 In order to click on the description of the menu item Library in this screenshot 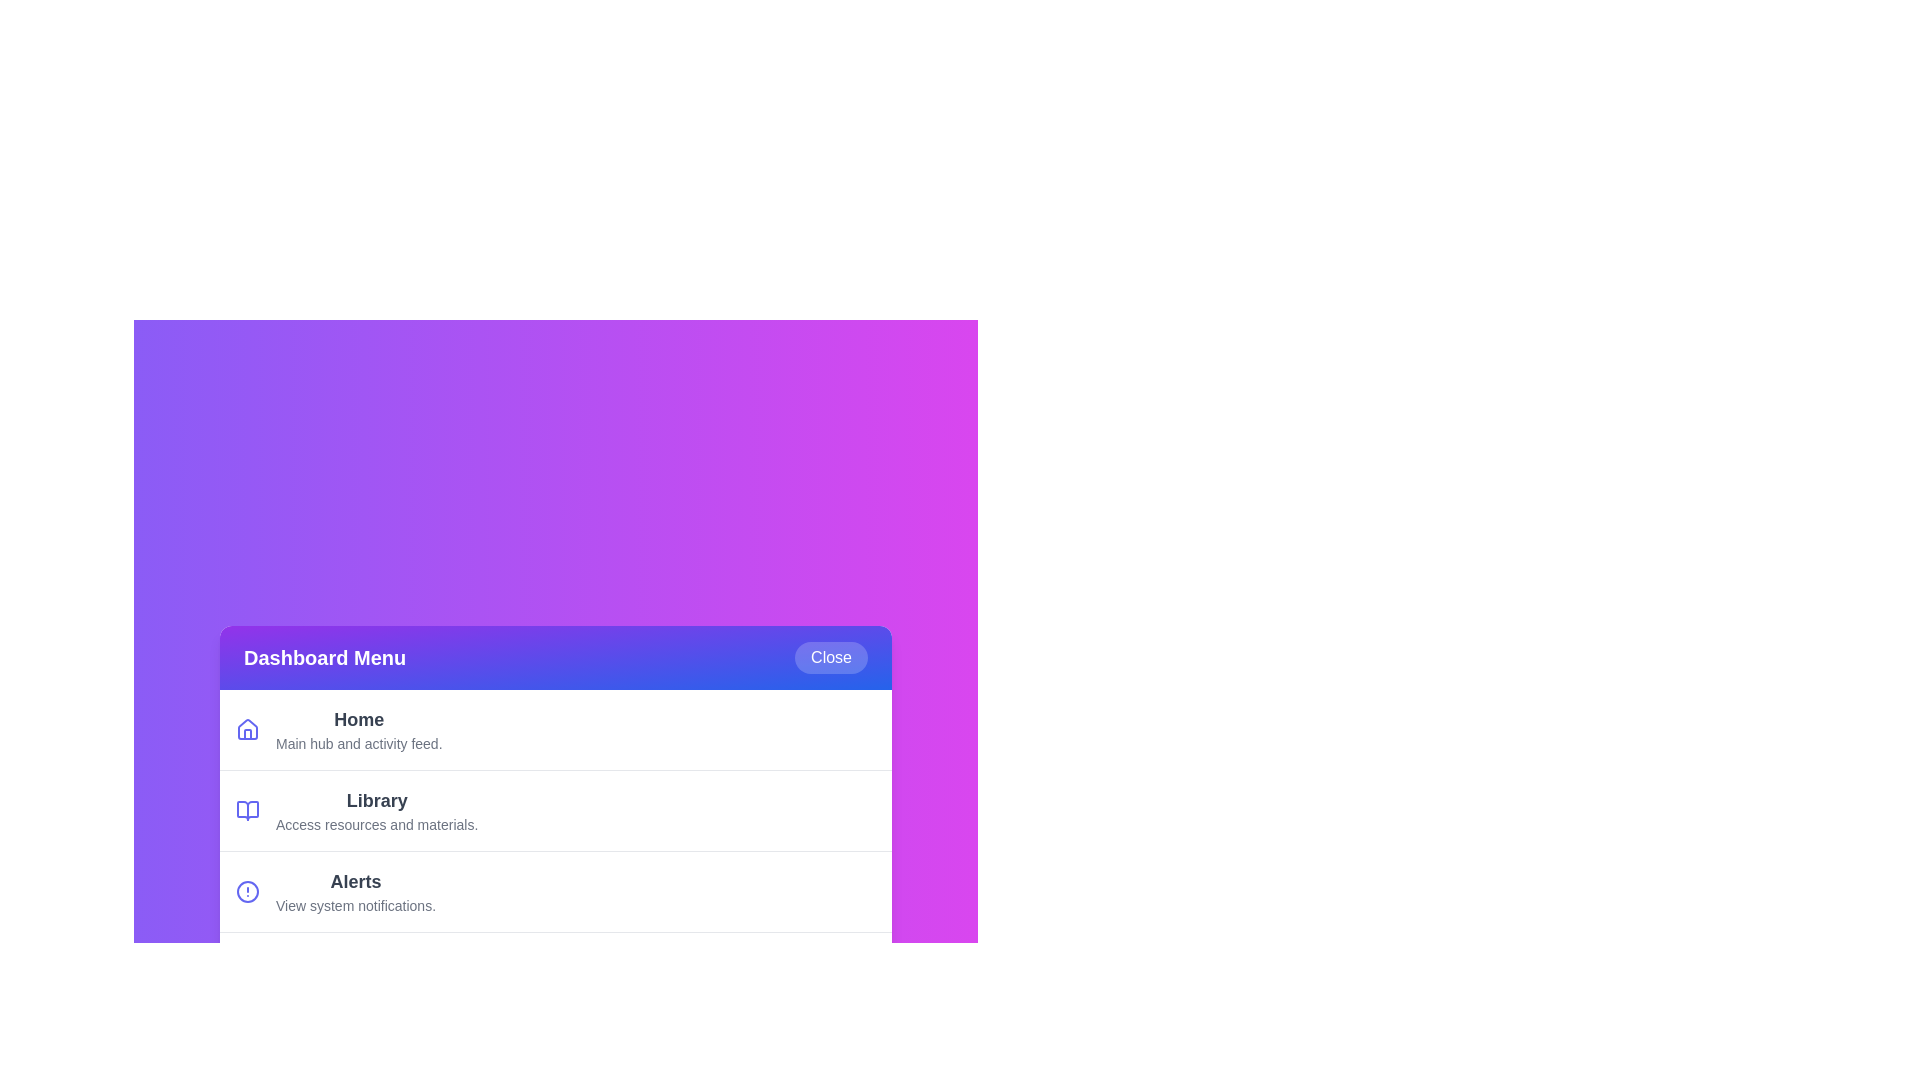, I will do `click(377, 800)`.